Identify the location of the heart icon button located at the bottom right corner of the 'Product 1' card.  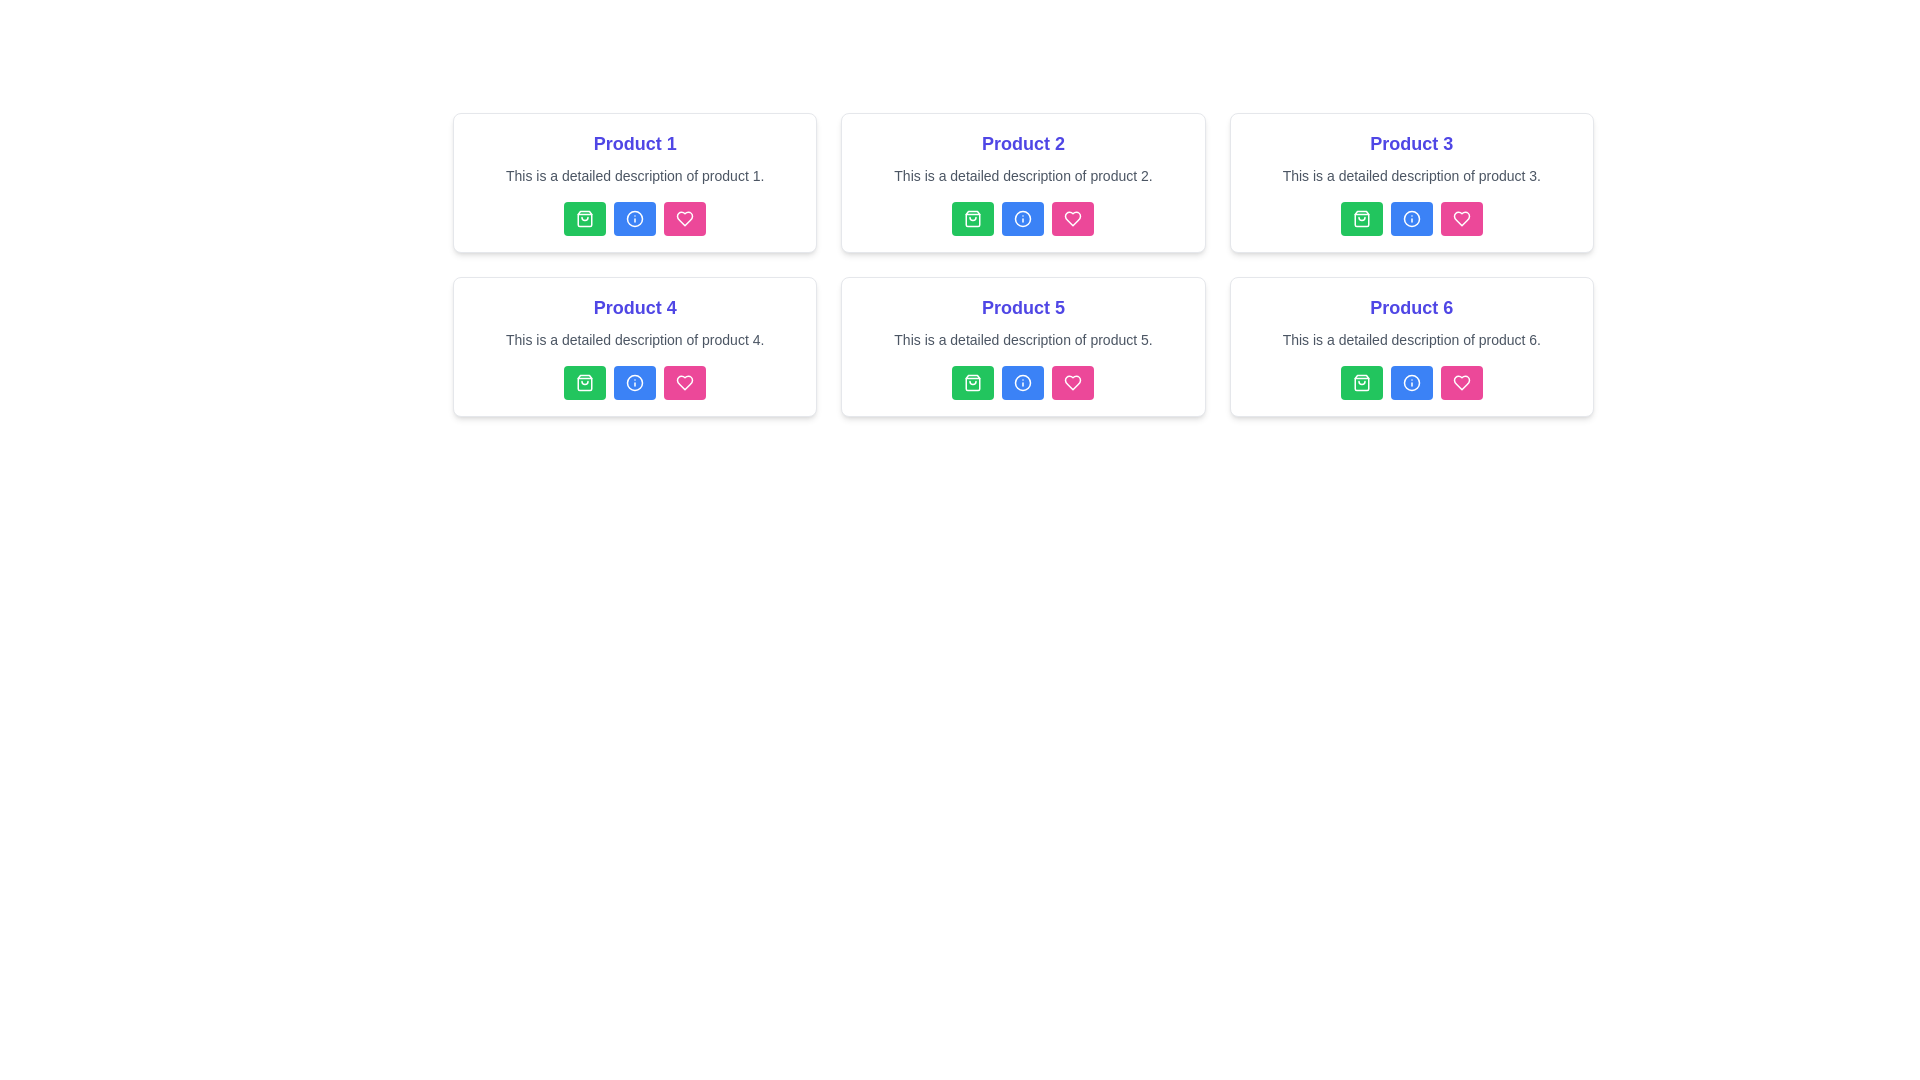
(685, 382).